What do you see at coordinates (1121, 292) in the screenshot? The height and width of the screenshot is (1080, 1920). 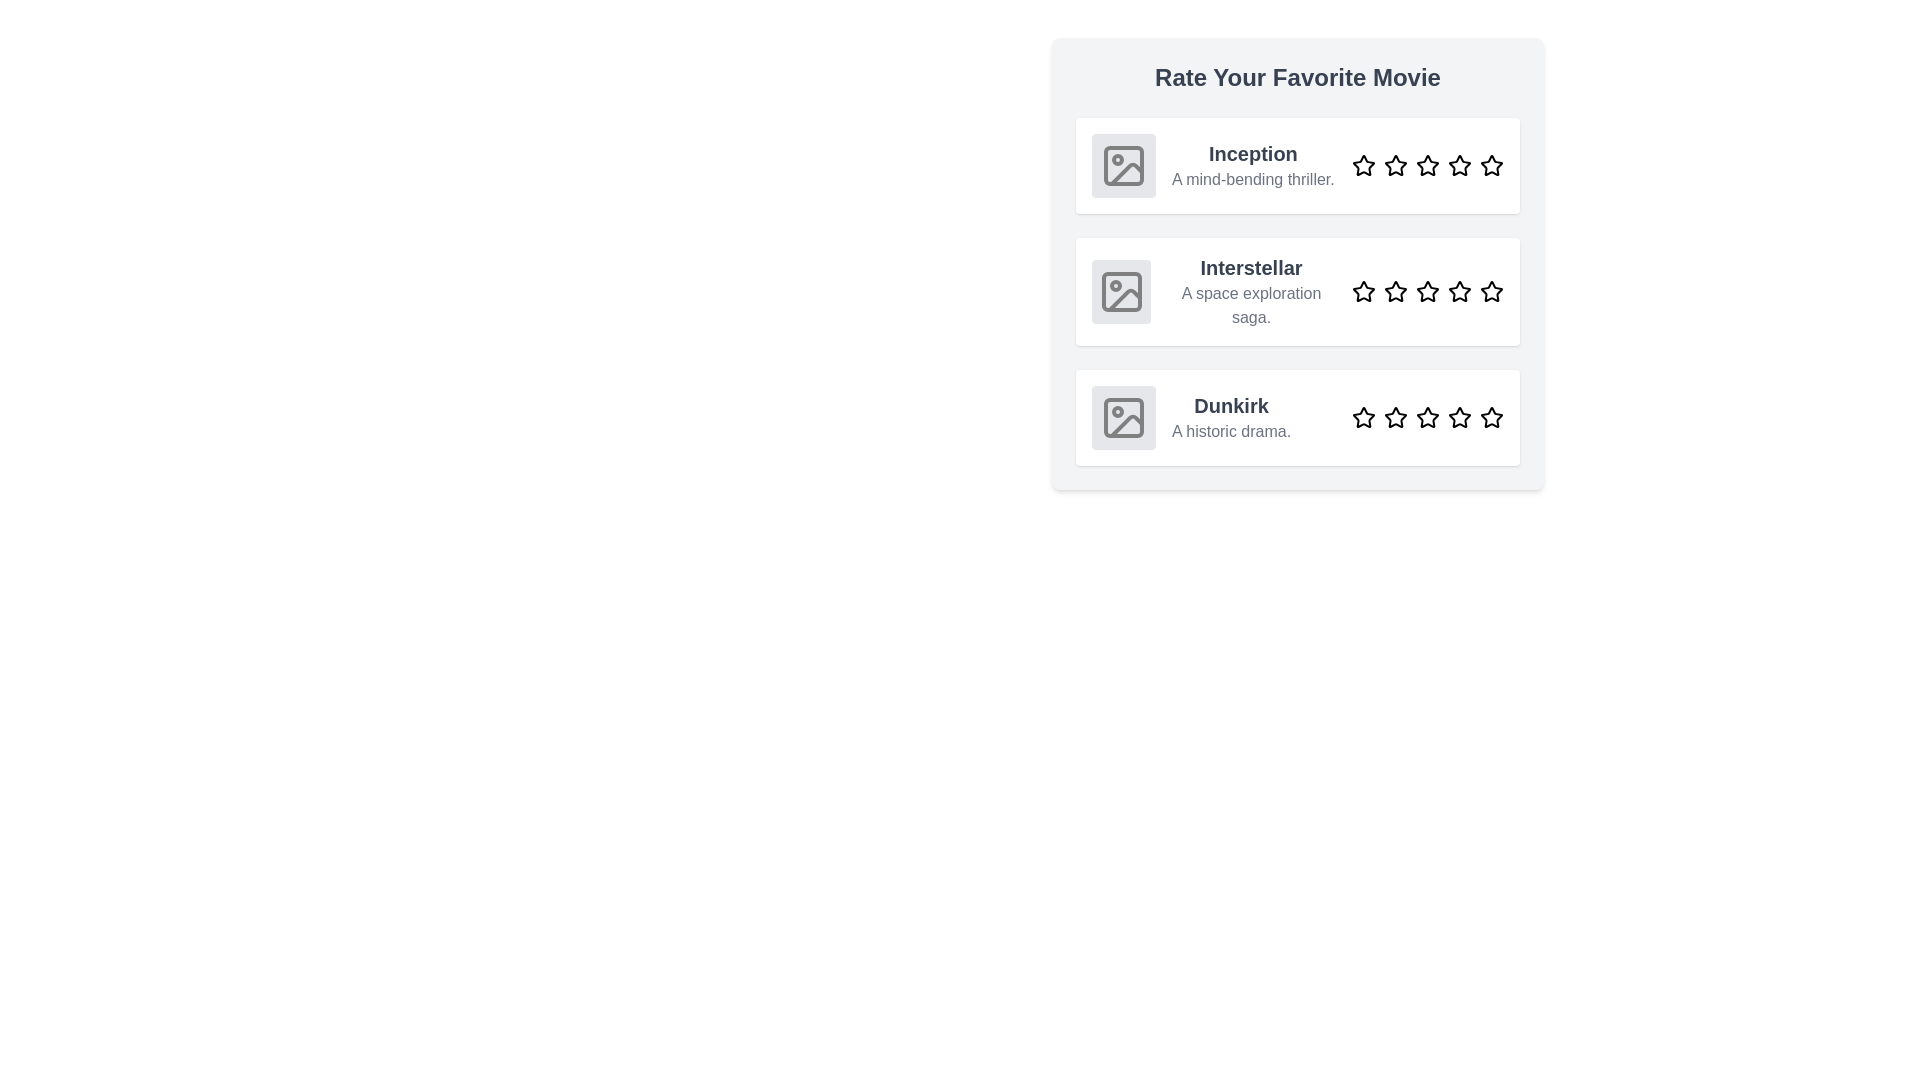 I see `the icon resembling a generic image placeholder located to the left of the text 'Interstellar' in the 'Rate Your Favorite Movie' list` at bounding box center [1121, 292].